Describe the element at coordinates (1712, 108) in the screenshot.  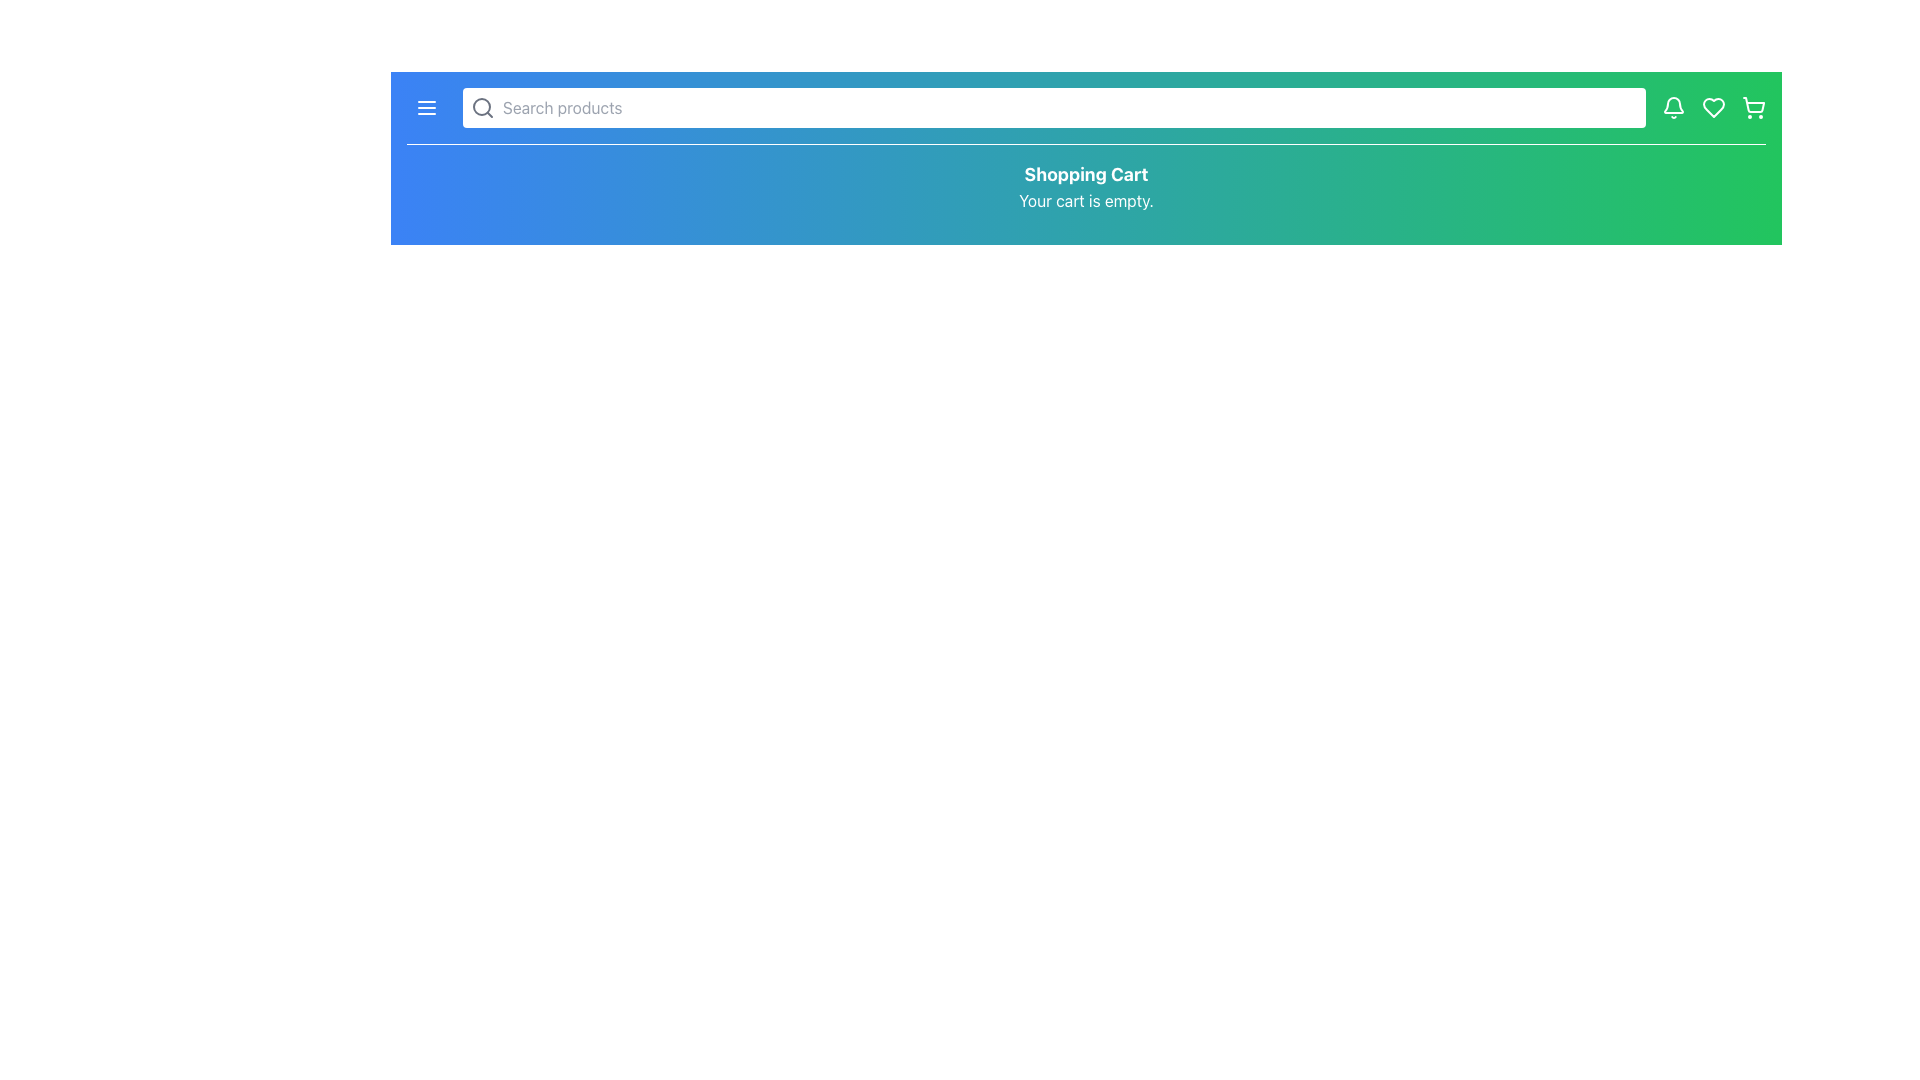
I see `the heart icon located at the top-right corner of the interface to like or favorite an item` at that location.